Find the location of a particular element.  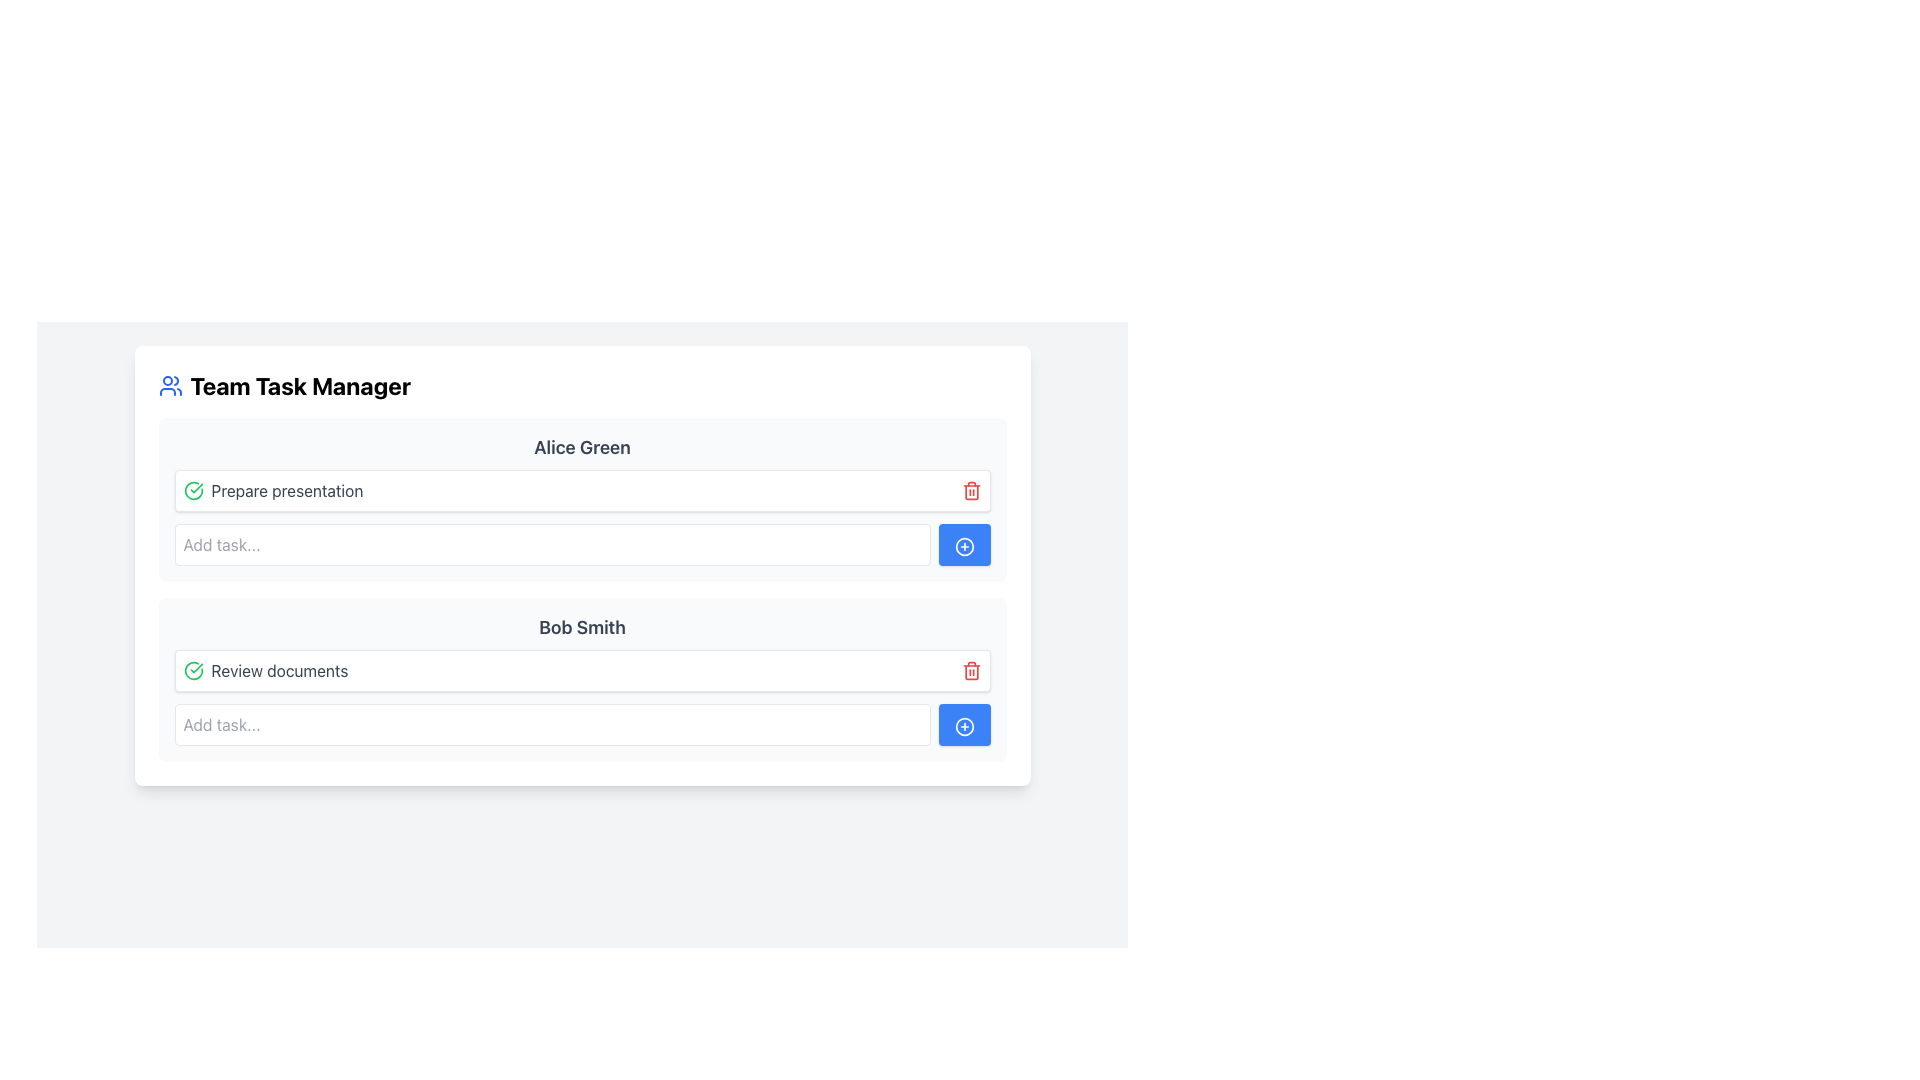

the Interactive Component Group (Input and Button) containing the text input field with placeholder 'Add task...' and the button with a blue background and white plus icon is located at coordinates (581, 725).